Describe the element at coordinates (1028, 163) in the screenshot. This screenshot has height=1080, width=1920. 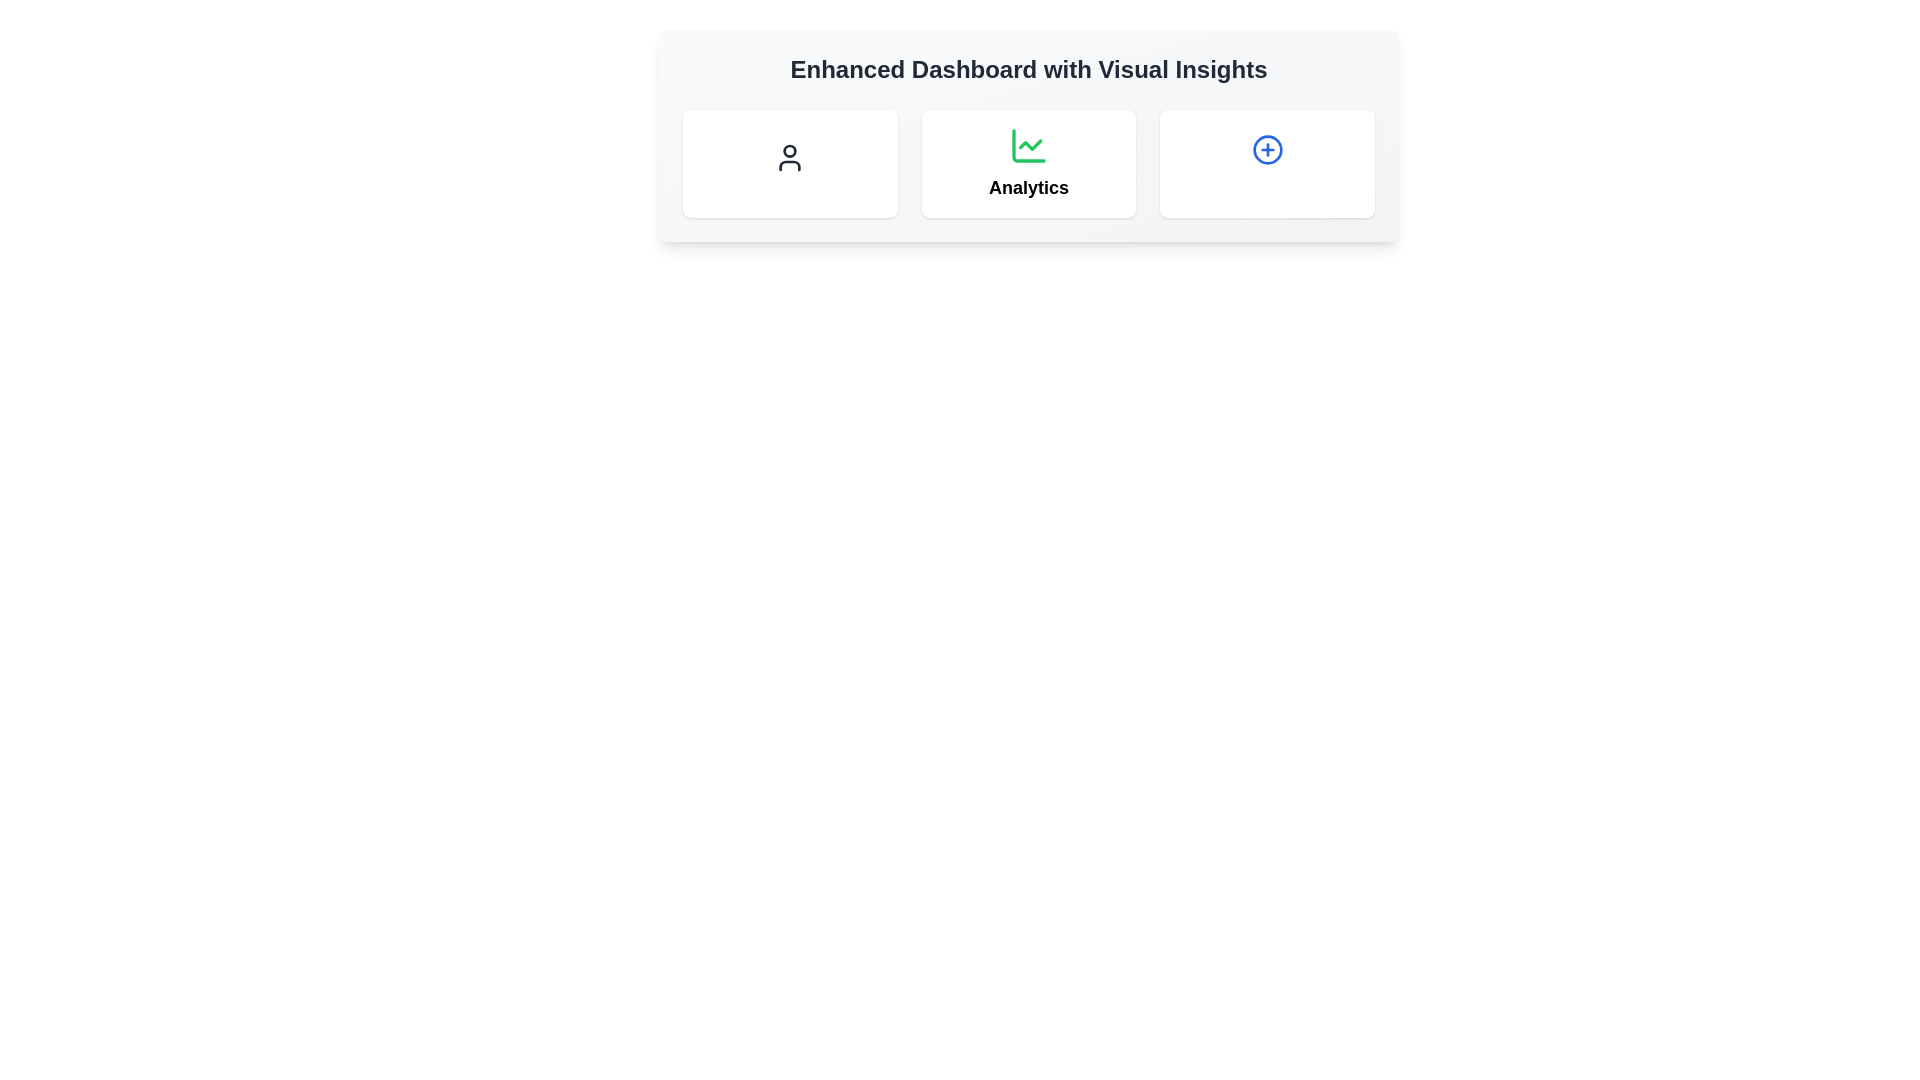
I see `the second card in the row, which is a white rectangular card with rounded corners and contains a green line graph icon with the text 'Analytics' in bold` at that location.